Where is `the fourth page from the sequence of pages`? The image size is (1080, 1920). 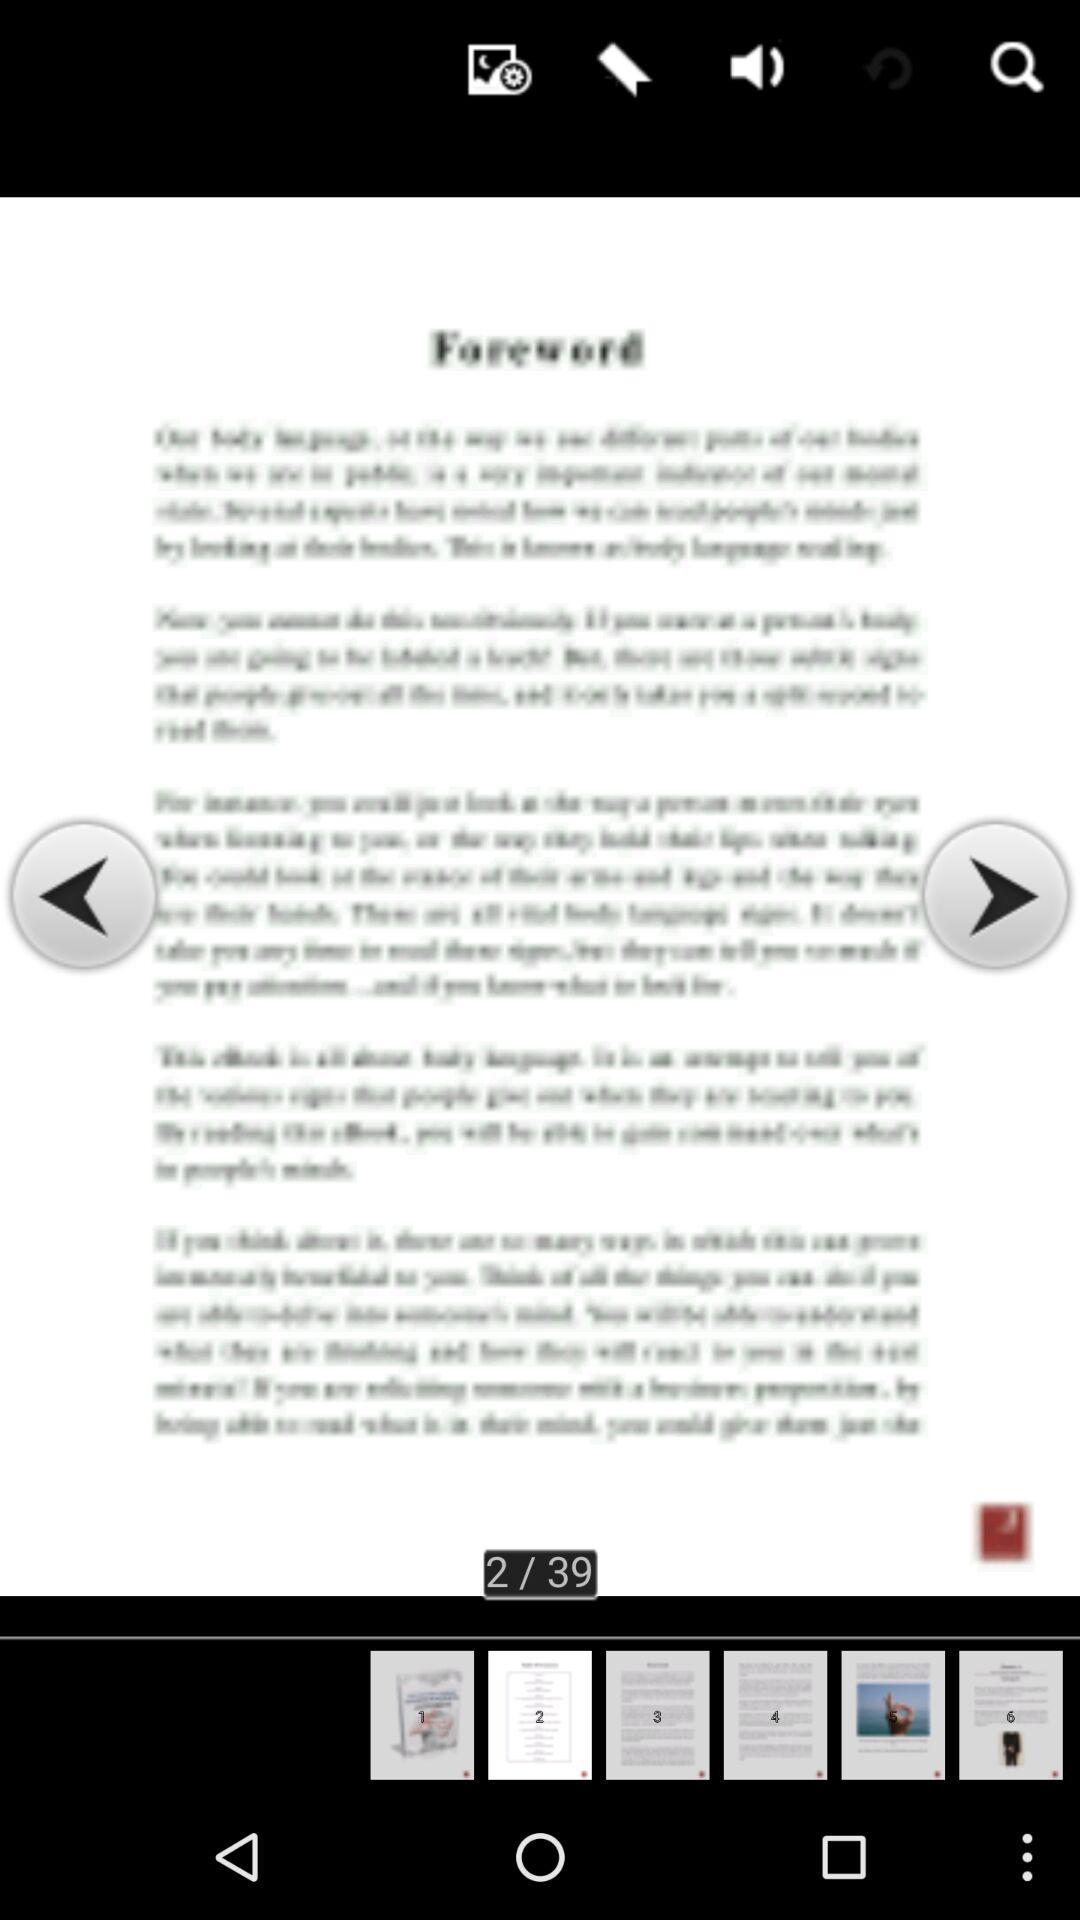 the fourth page from the sequence of pages is located at coordinates (774, 1714).